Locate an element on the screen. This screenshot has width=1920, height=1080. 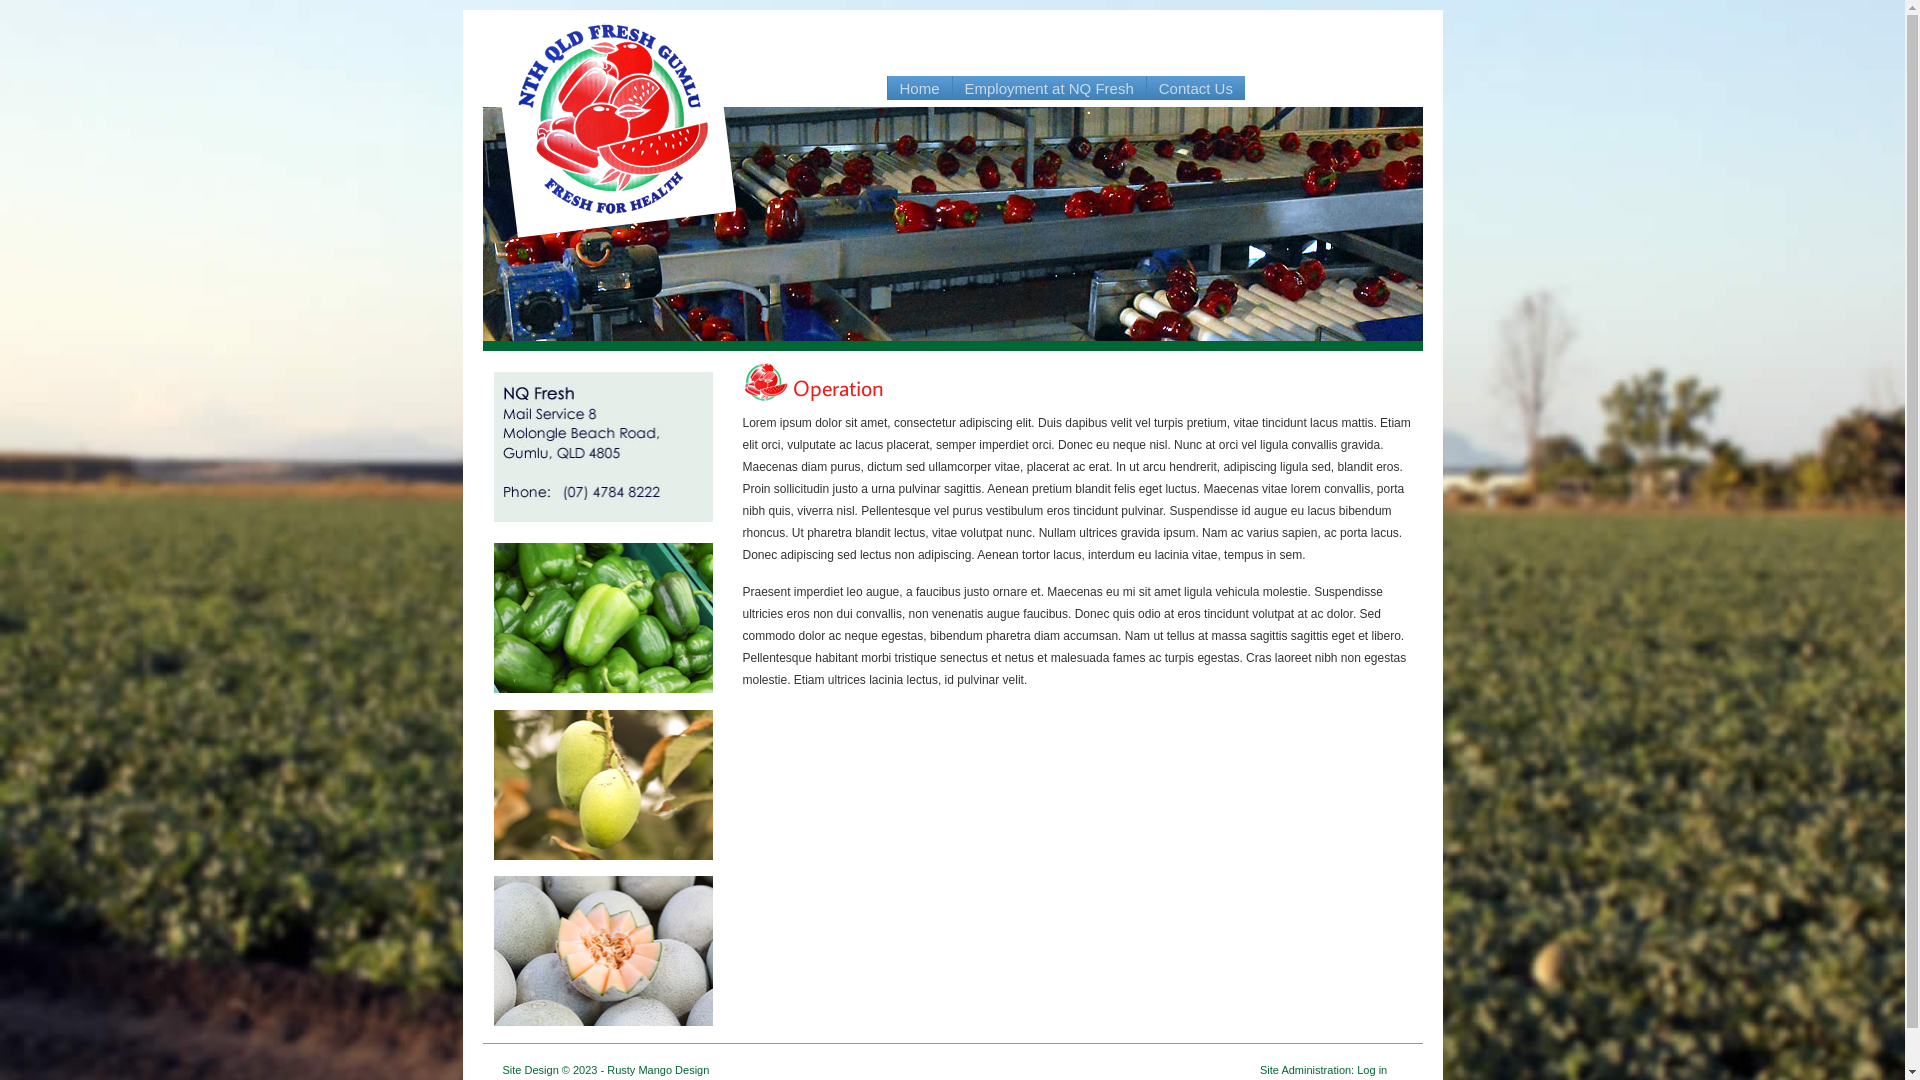
'Rusty Mango Design' is located at coordinates (657, 1068).